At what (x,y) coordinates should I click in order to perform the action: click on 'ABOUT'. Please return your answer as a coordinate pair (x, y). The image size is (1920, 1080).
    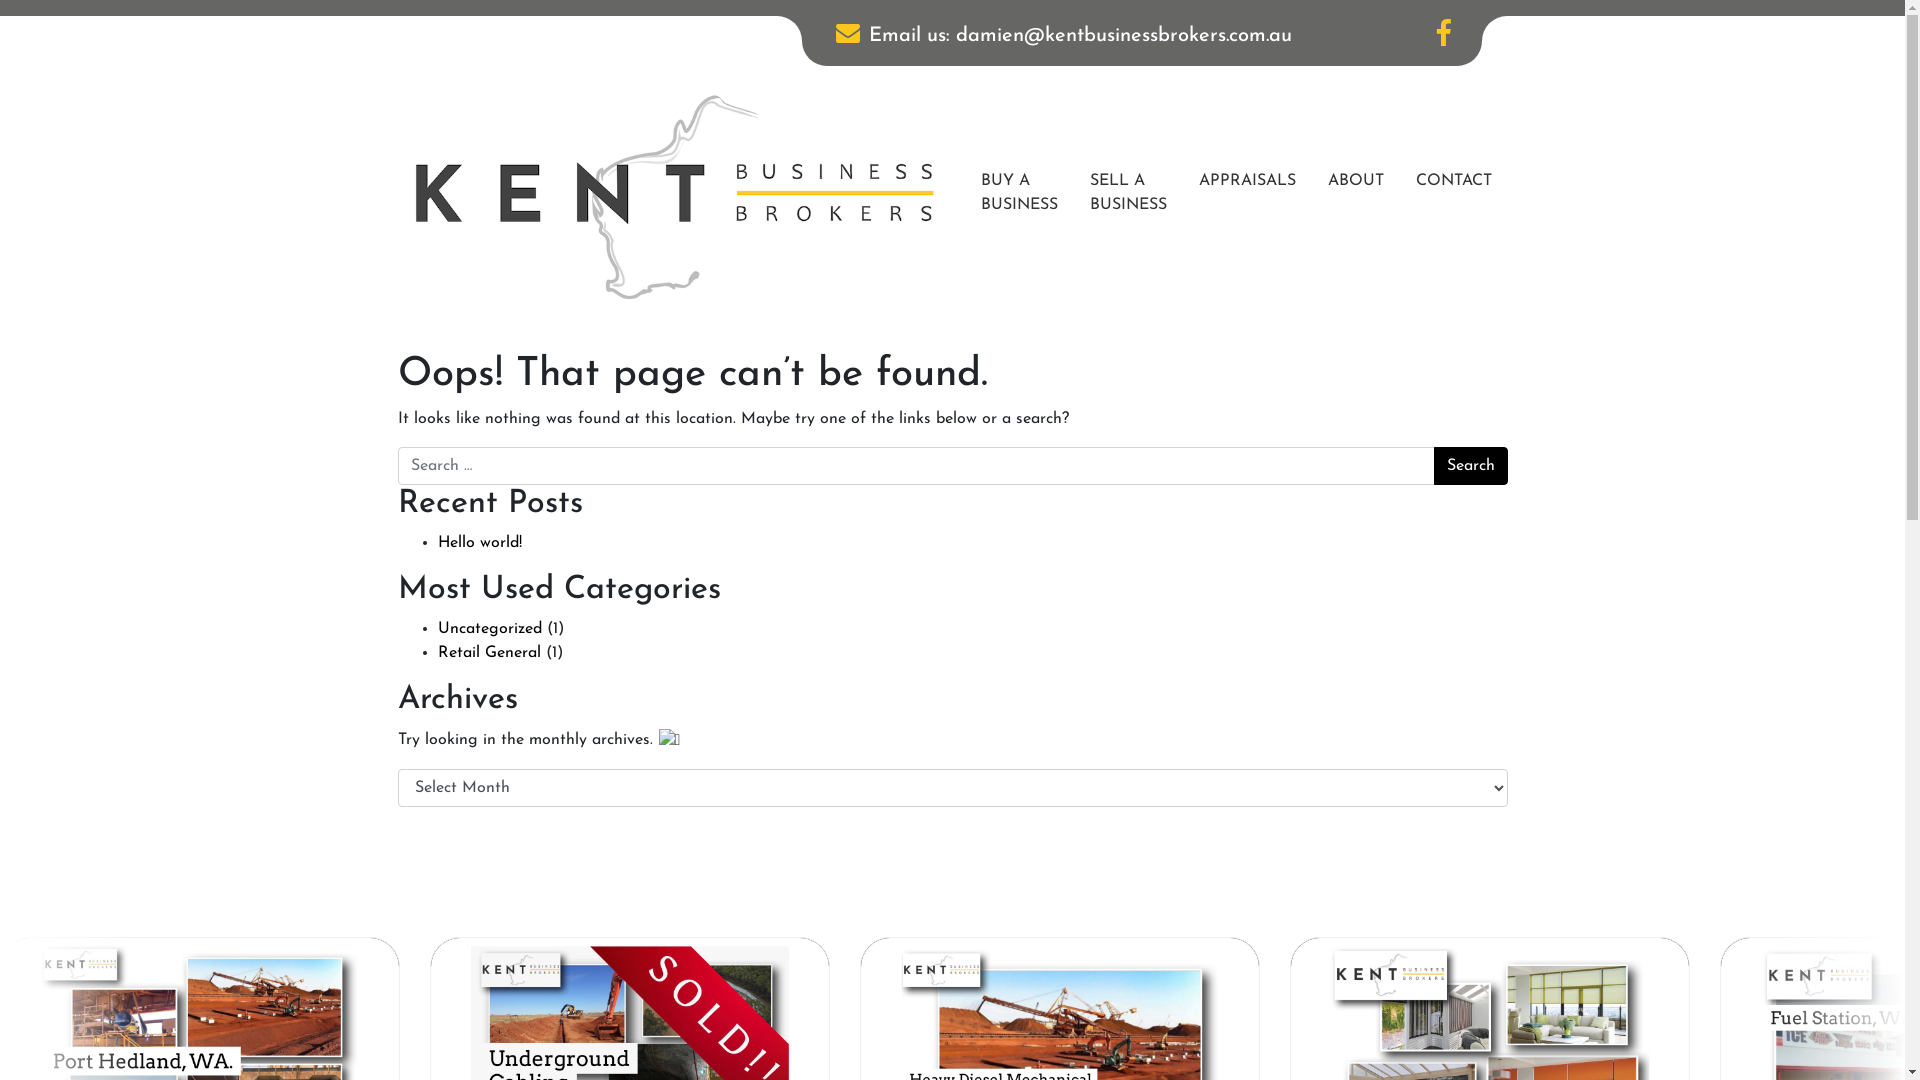
    Looking at the image, I should click on (1356, 181).